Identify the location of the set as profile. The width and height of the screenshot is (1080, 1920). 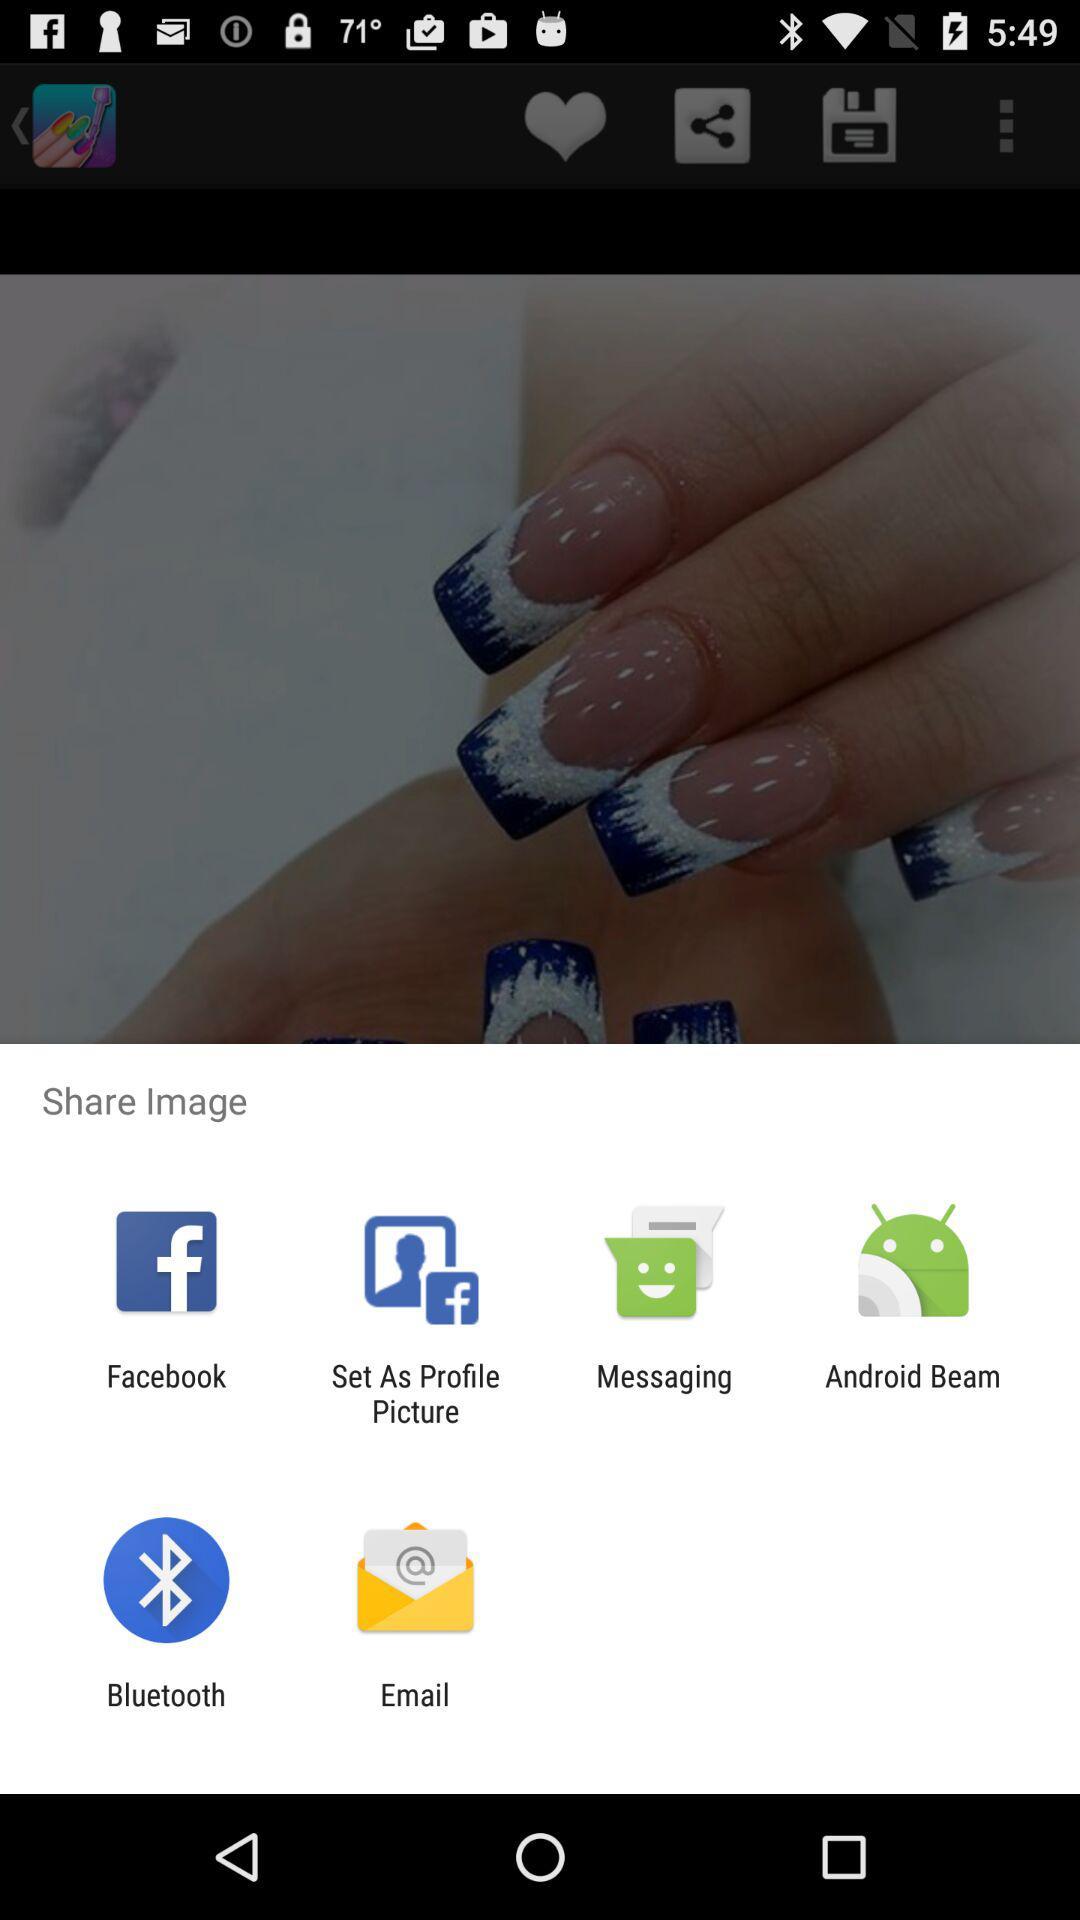
(414, 1392).